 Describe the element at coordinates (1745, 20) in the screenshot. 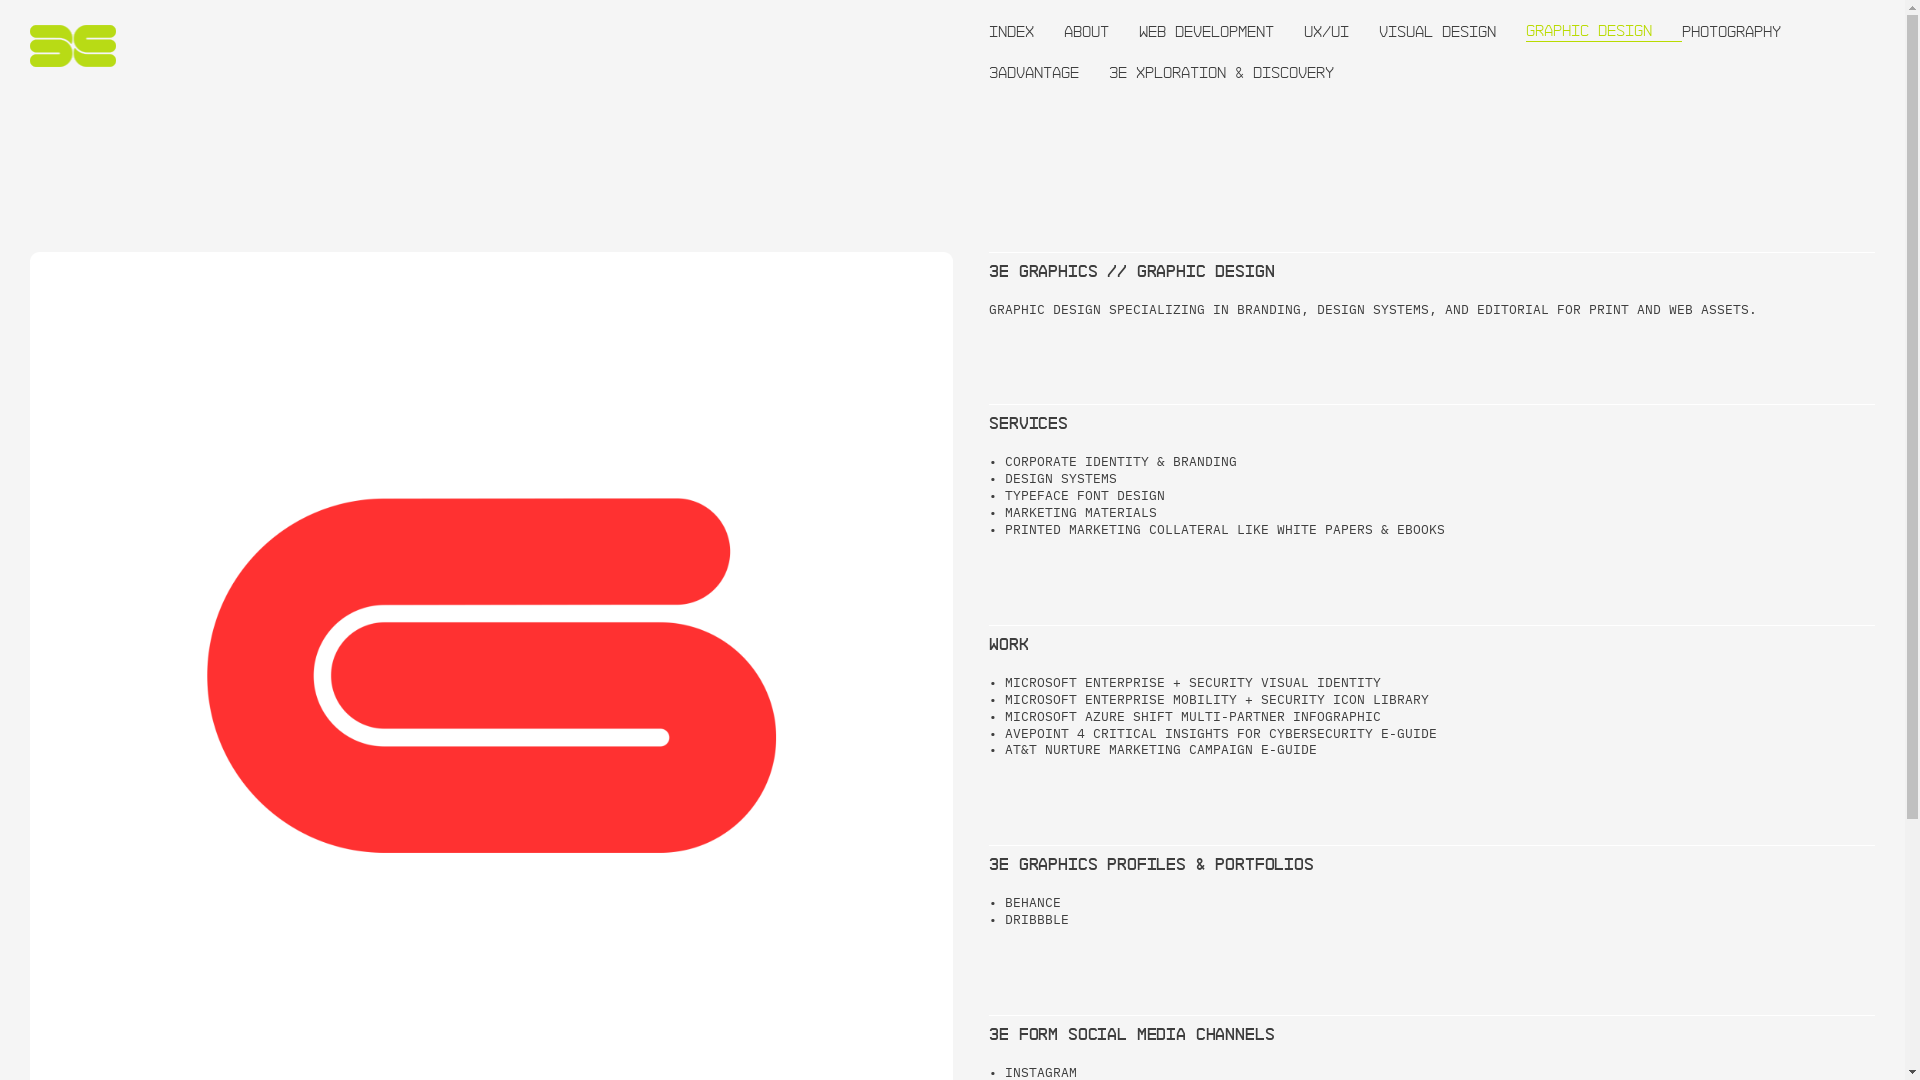

I see `'PHOTOGRAPHY'` at that location.